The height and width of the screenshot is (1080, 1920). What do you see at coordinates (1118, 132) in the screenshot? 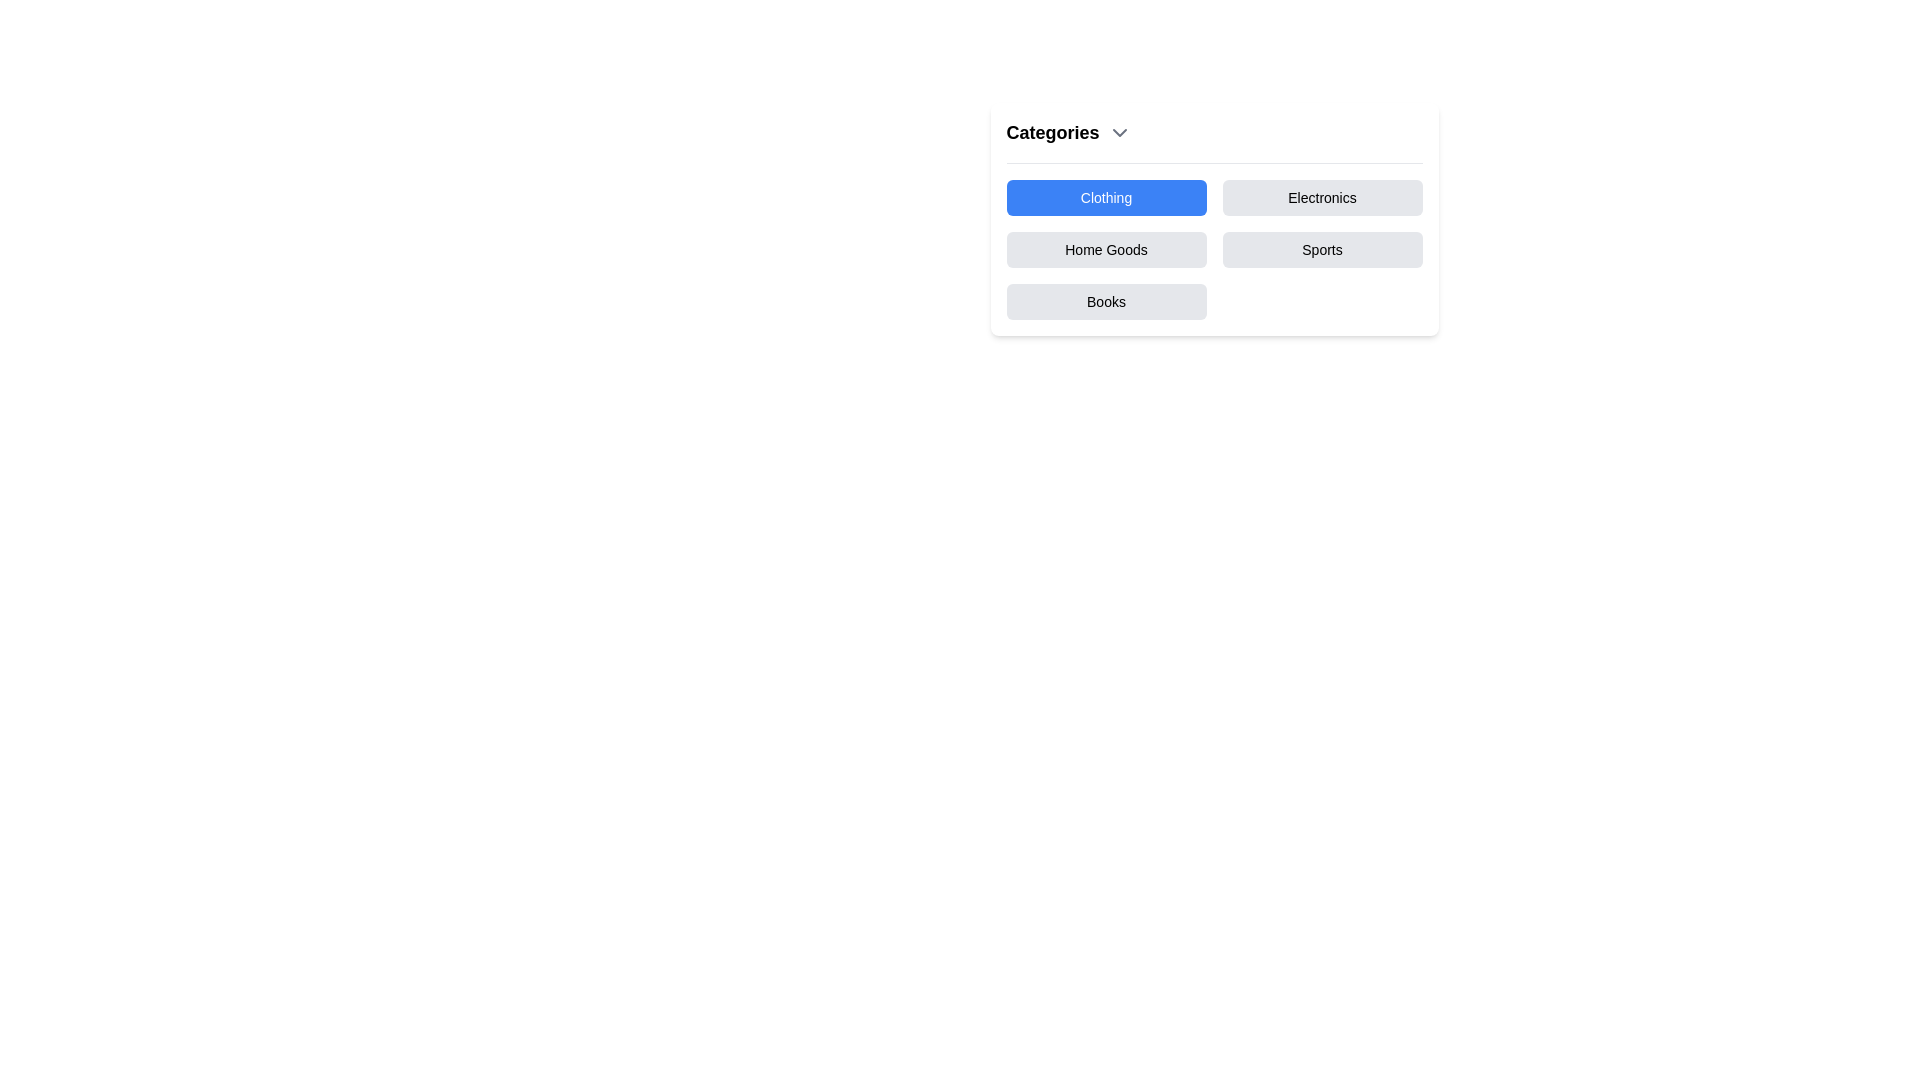
I see `the small gray downward-pointing chevron icon located to the right of the 'Categories' text` at bounding box center [1118, 132].